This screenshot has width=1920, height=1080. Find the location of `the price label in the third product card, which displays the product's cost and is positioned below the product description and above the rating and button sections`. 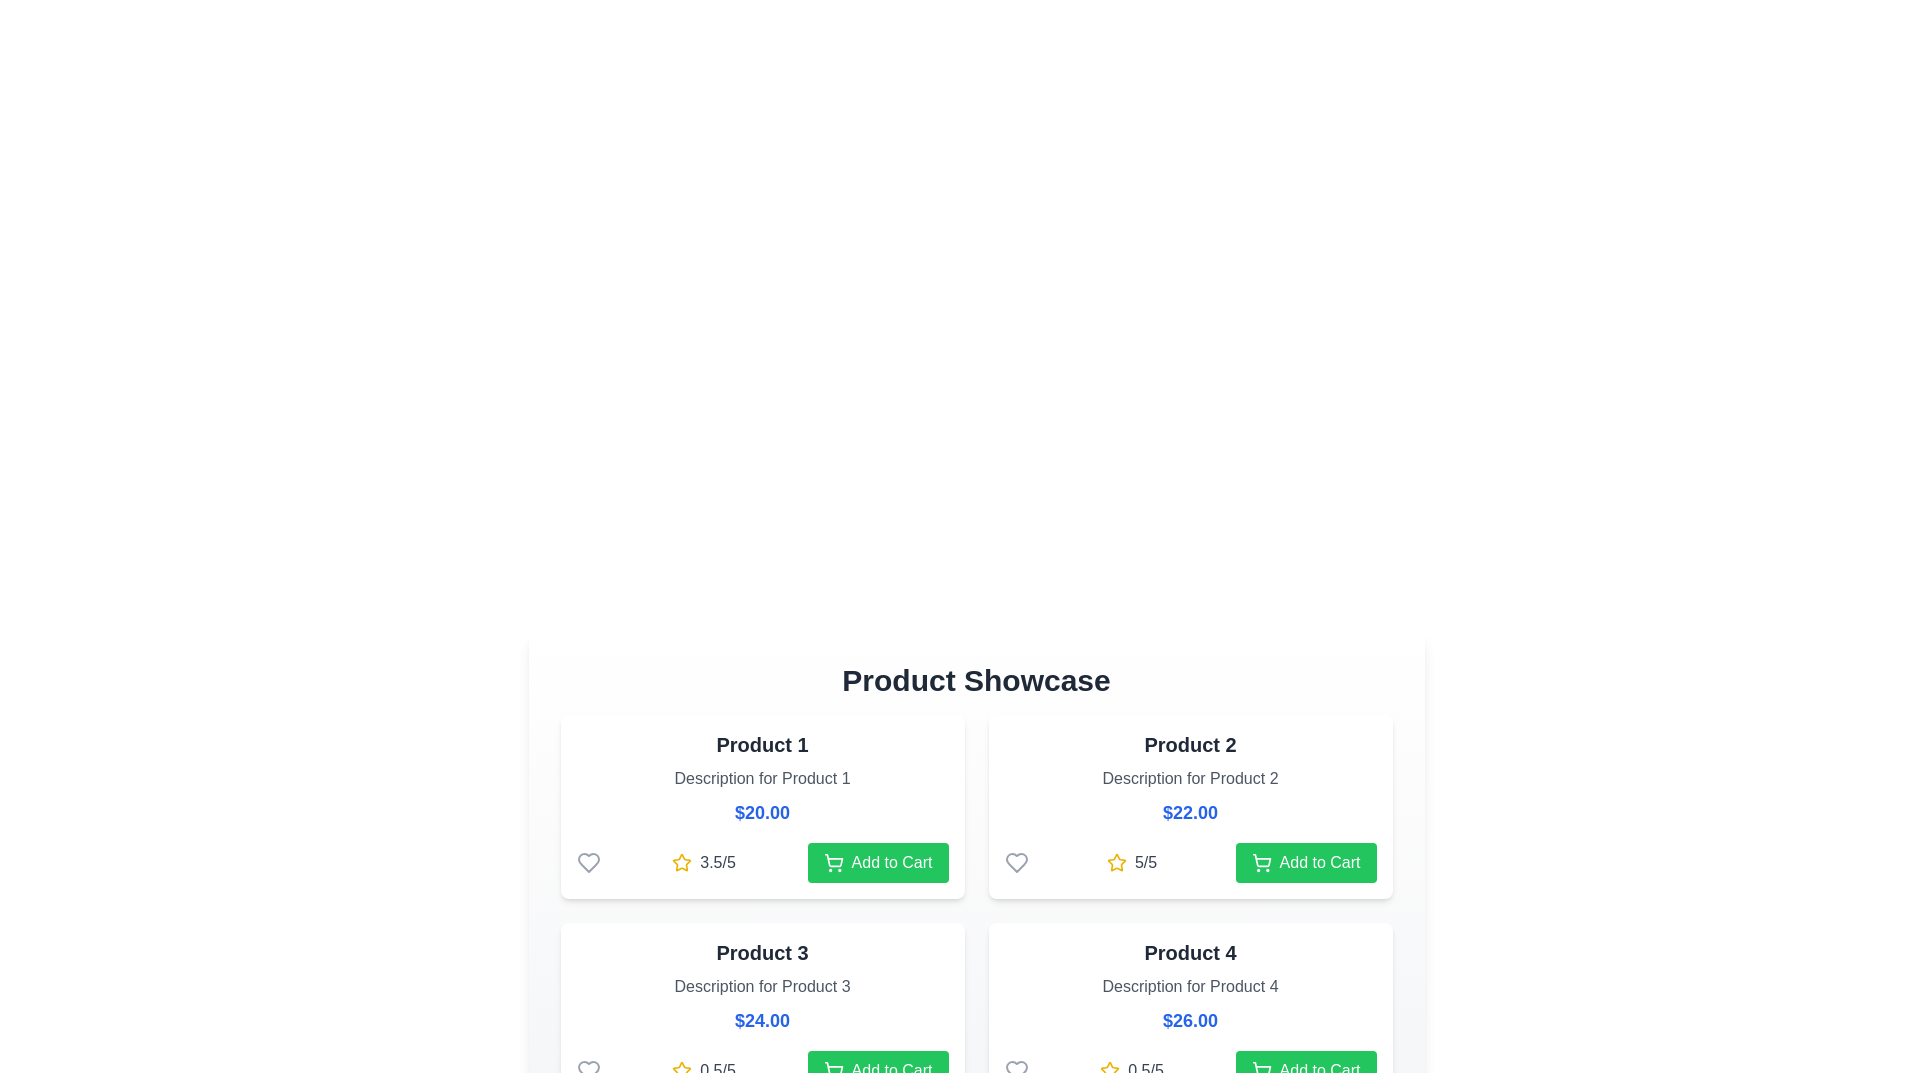

the price label in the third product card, which displays the product's cost and is positioned below the product description and above the rating and button sections is located at coordinates (761, 1021).